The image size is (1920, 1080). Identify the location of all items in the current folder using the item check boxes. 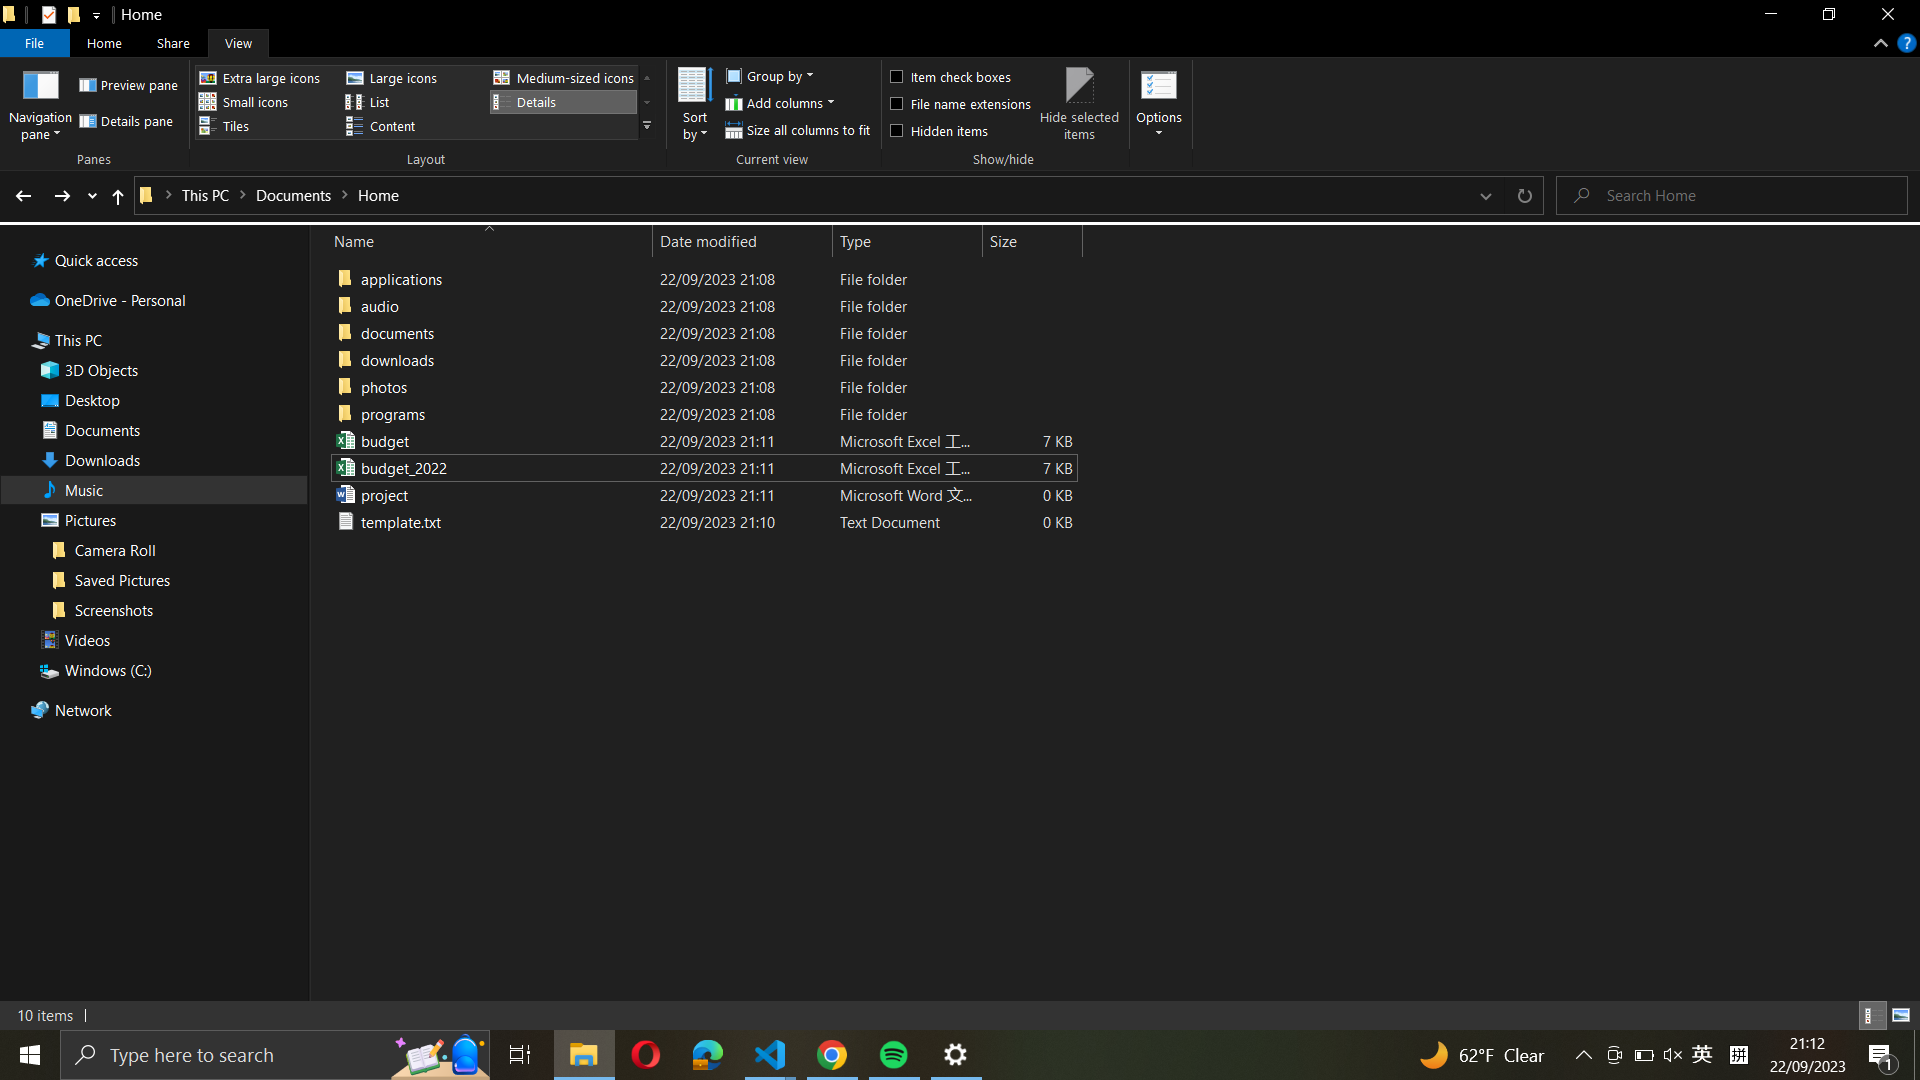
(957, 73).